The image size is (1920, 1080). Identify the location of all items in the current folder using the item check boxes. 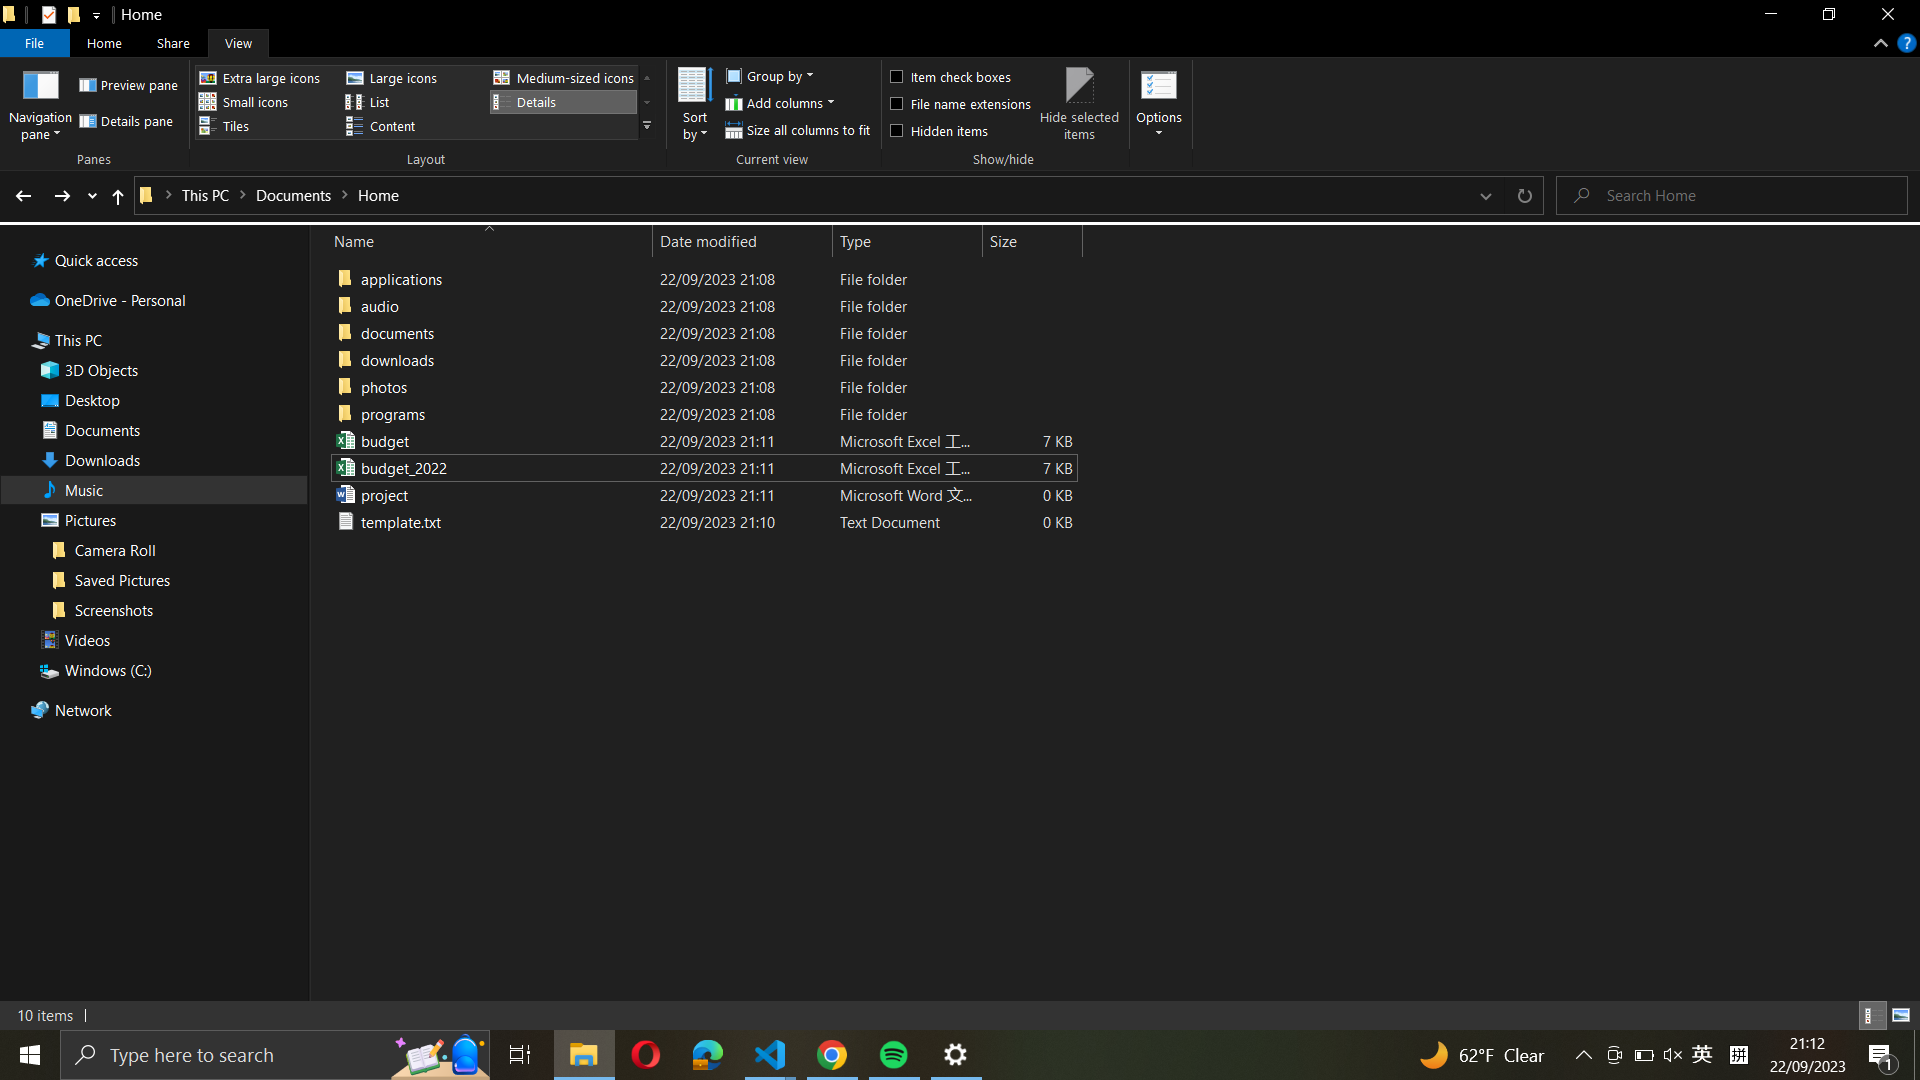
(957, 73).